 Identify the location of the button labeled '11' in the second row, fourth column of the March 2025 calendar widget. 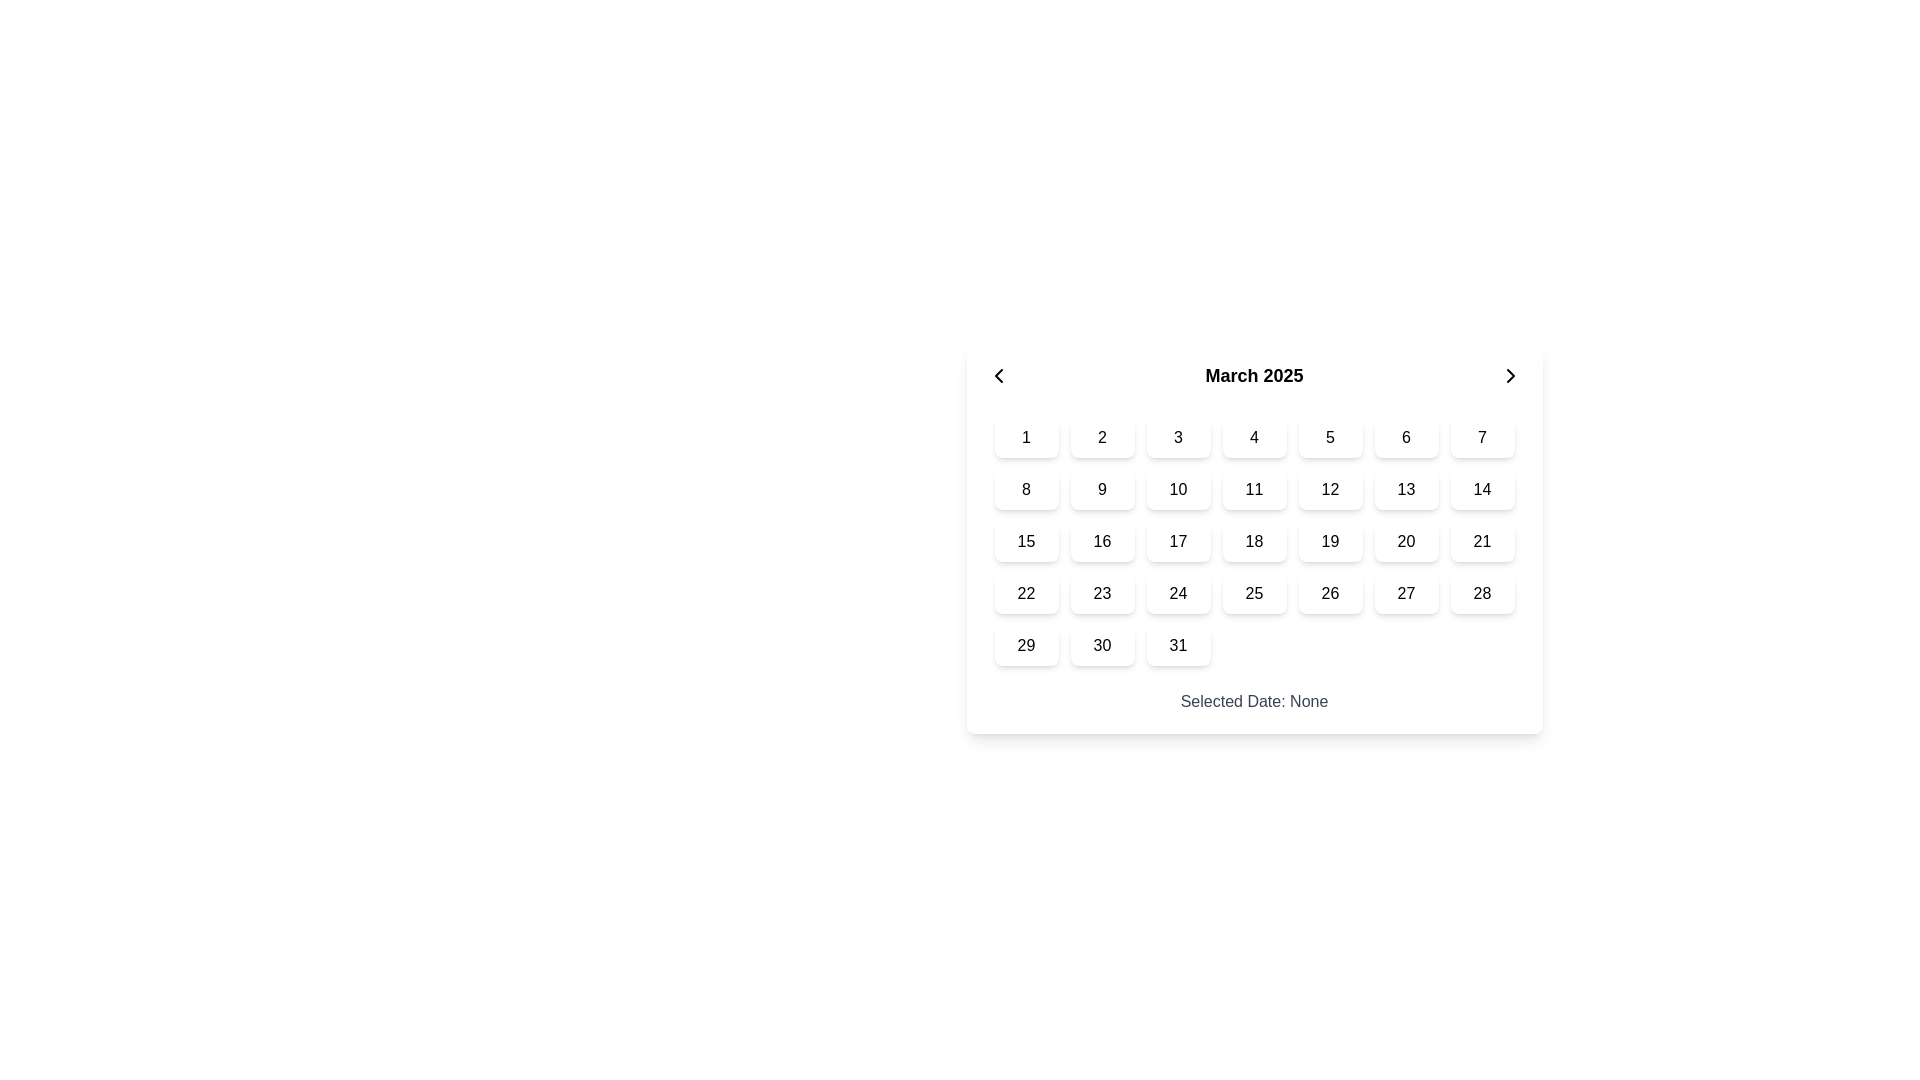
(1253, 489).